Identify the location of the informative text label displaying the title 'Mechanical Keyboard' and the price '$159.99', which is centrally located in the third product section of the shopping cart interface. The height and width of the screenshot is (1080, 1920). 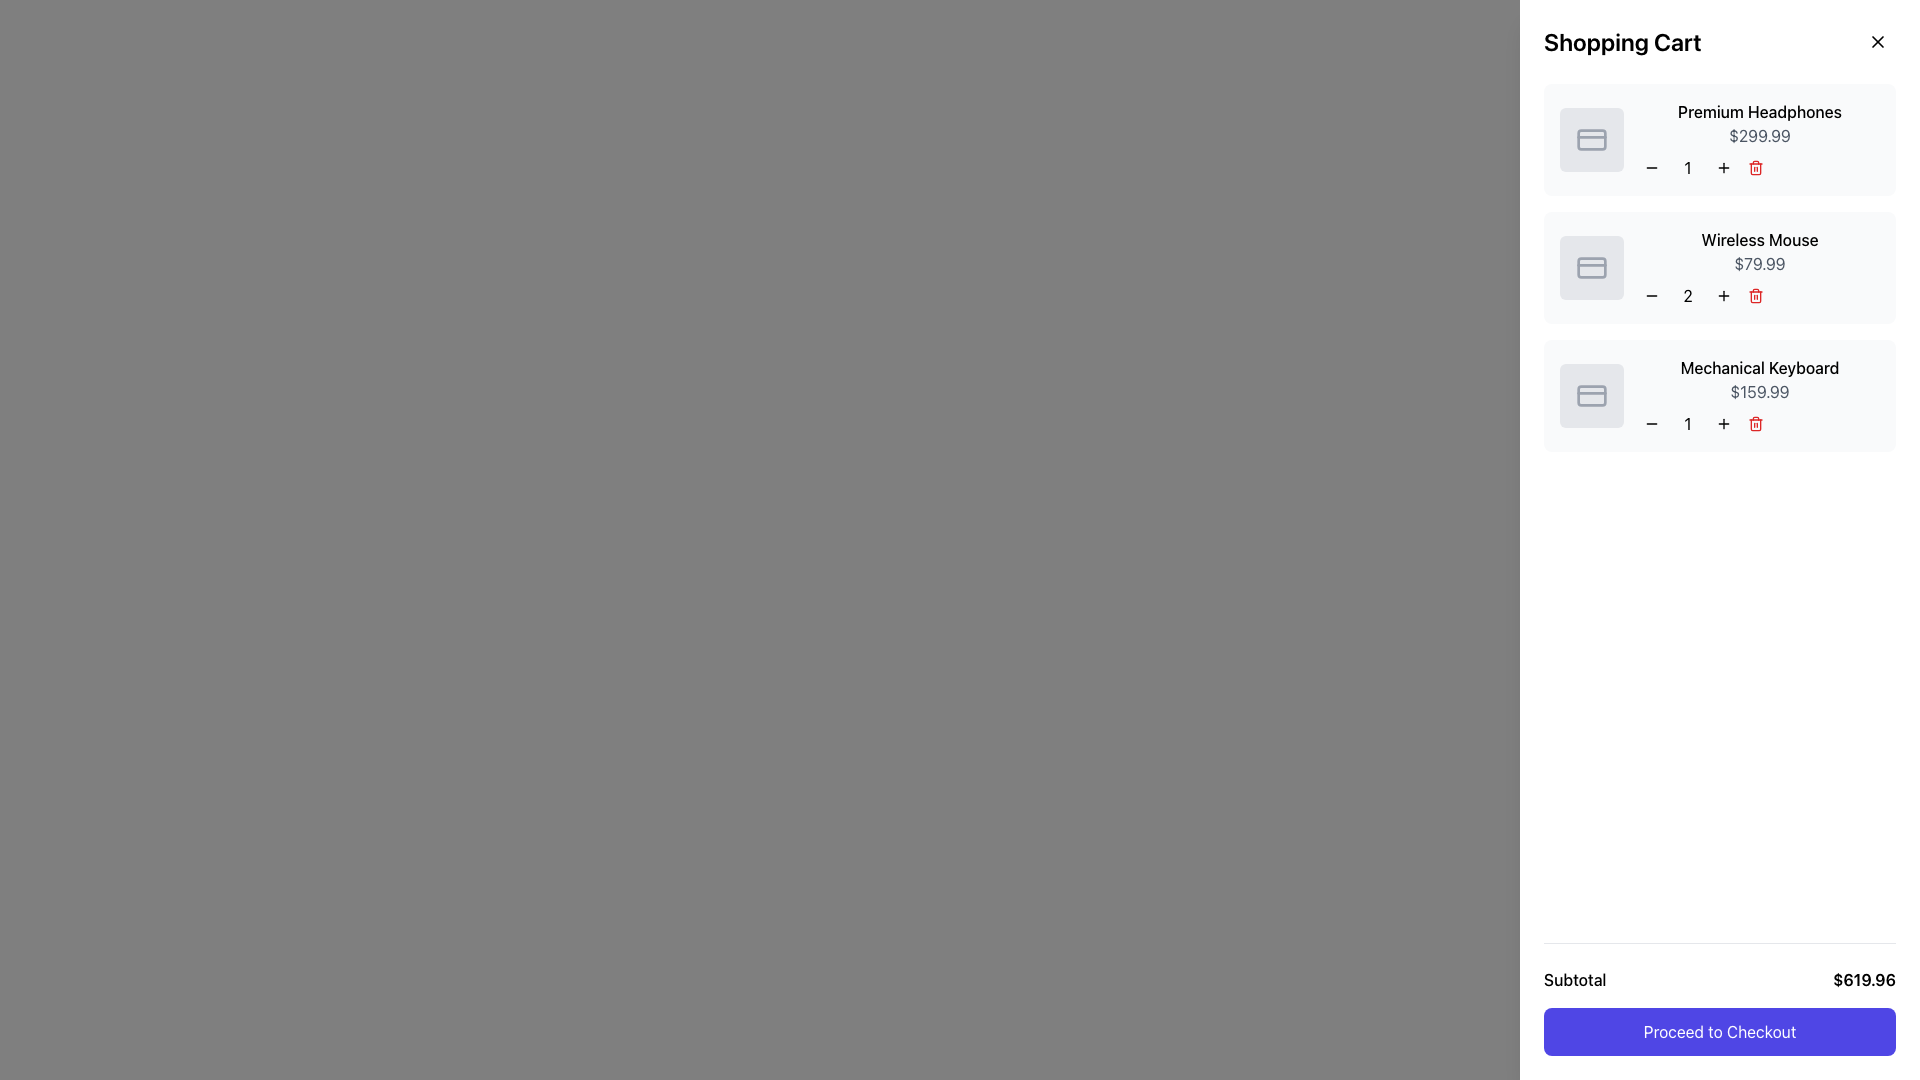
(1760, 396).